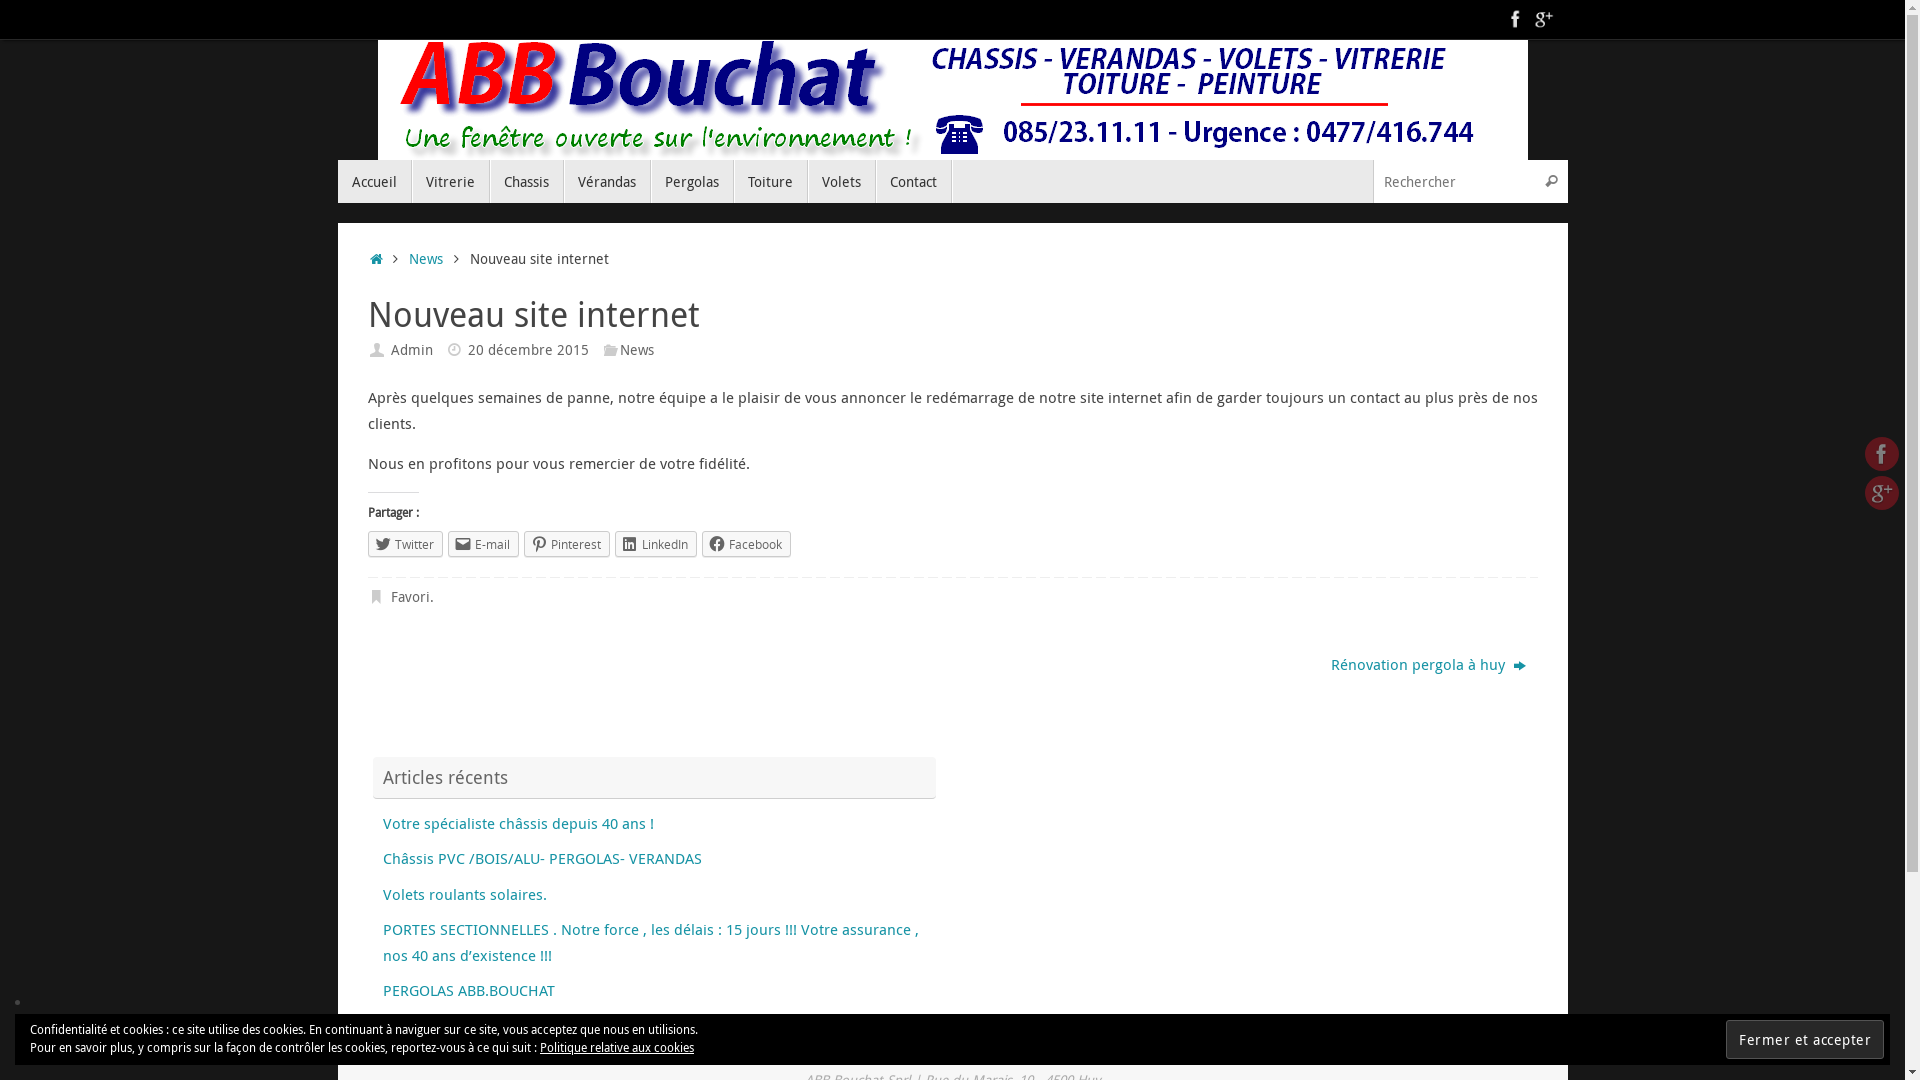 This screenshot has width=1920, height=1080. What do you see at coordinates (527, 181) in the screenshot?
I see `'Chassis'` at bounding box center [527, 181].